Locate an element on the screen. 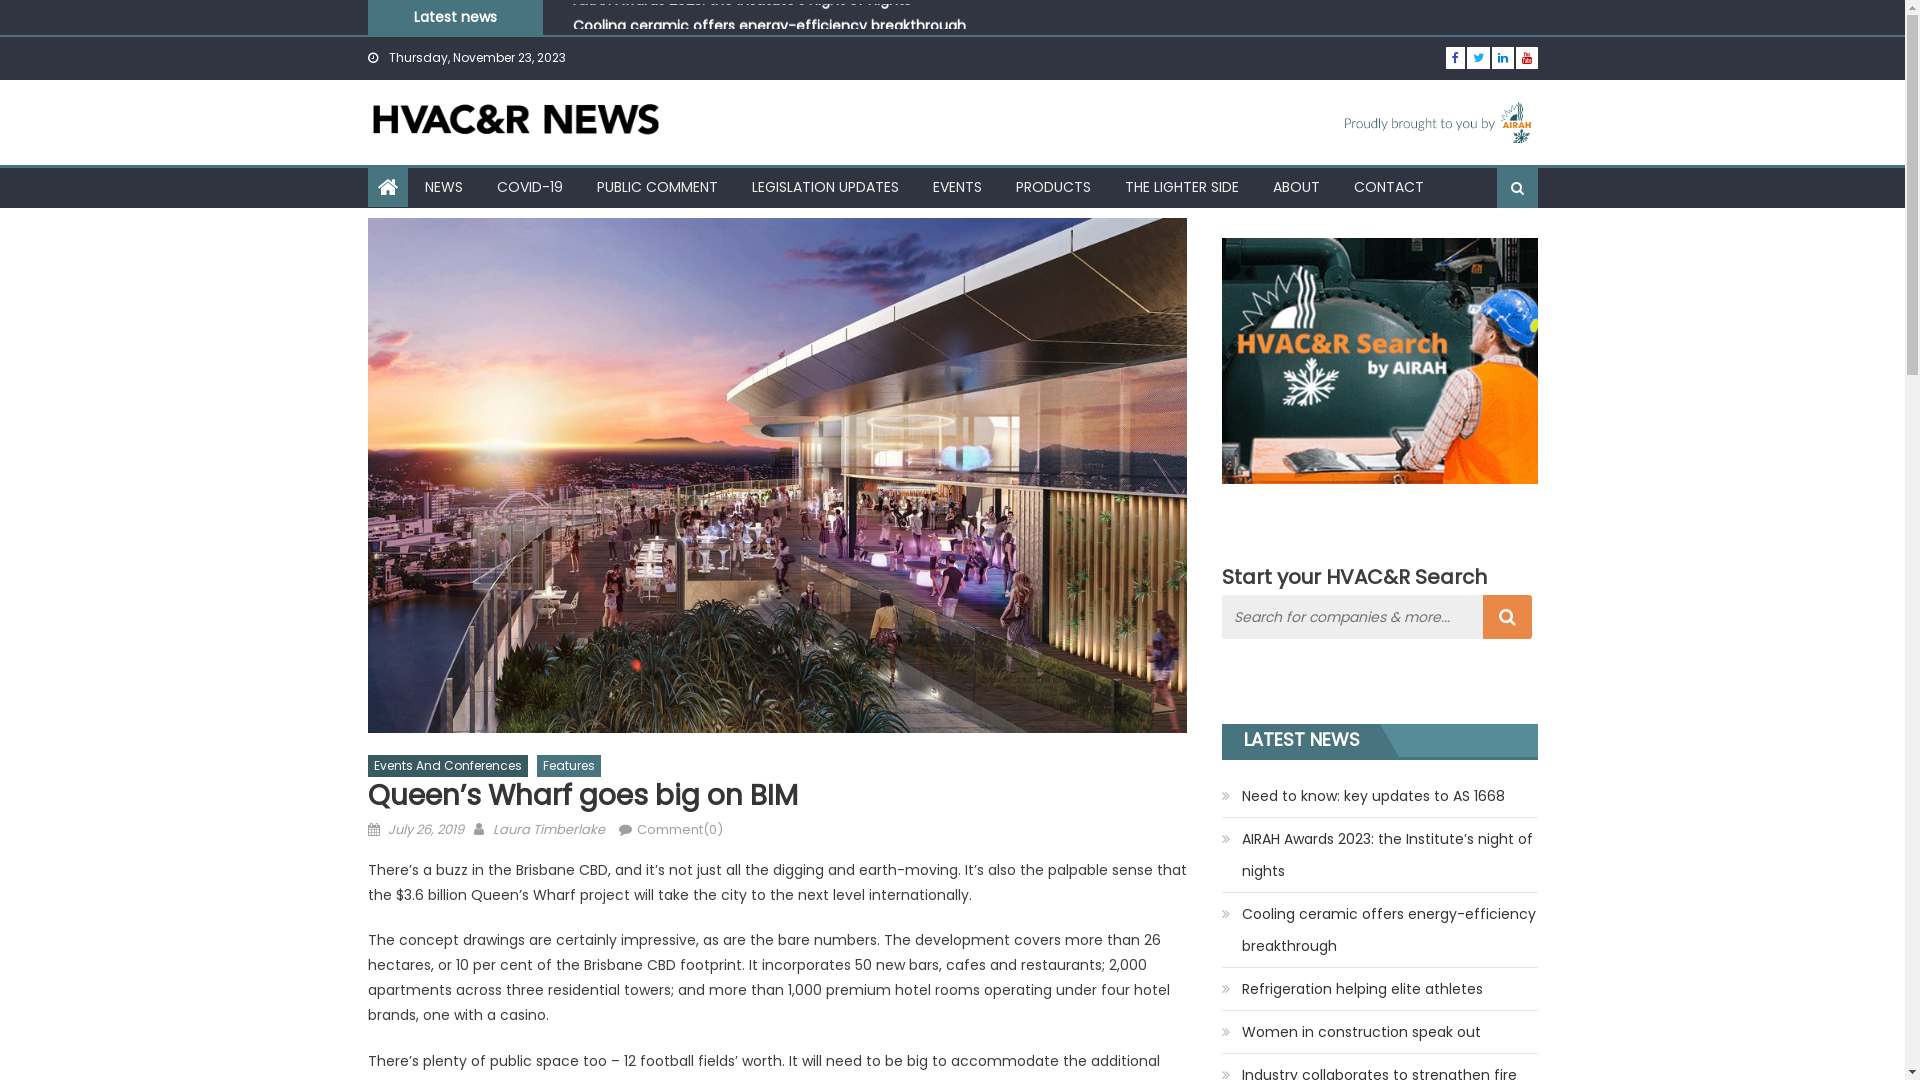 The width and height of the screenshot is (1920, 1080). 'Laura Timberlake' is located at coordinates (547, 829).